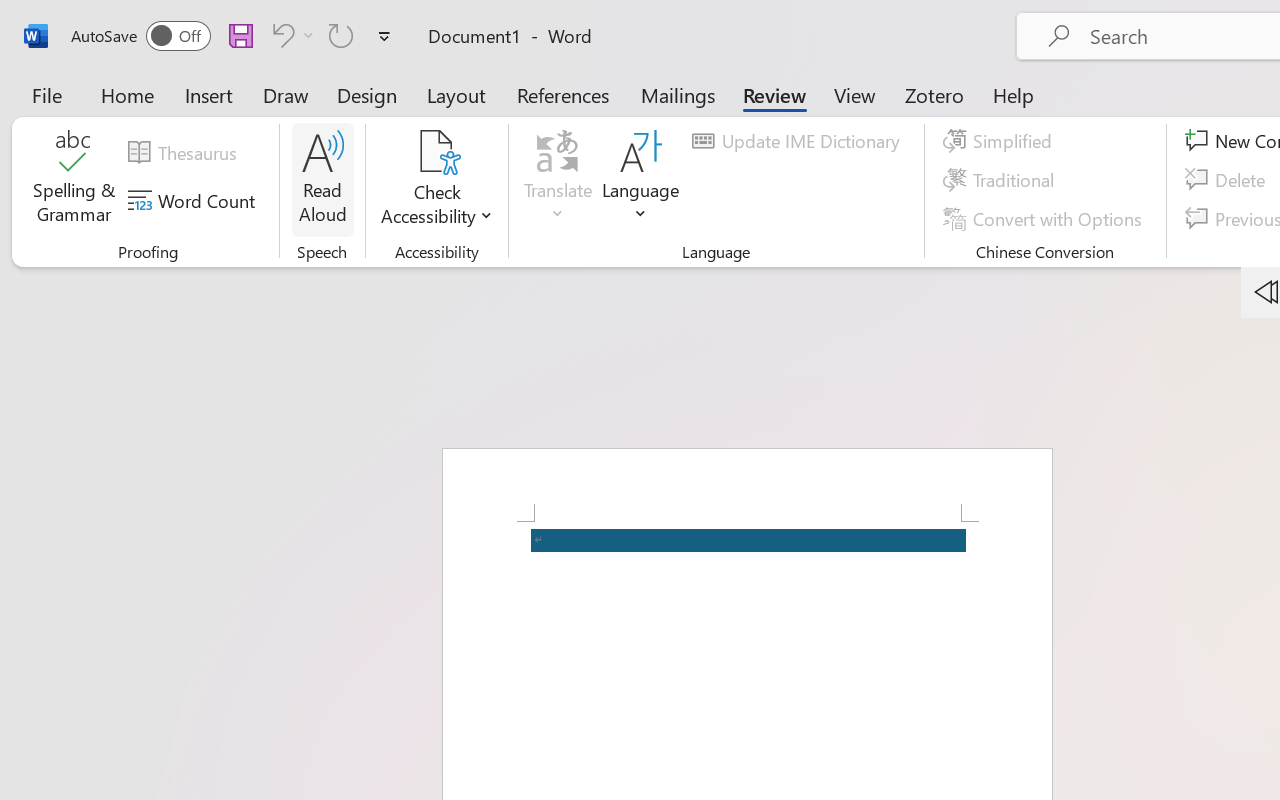 Image resolution: width=1280 pixels, height=800 pixels. What do you see at coordinates (1044, 218) in the screenshot?
I see `'Convert with Options...'` at bounding box center [1044, 218].